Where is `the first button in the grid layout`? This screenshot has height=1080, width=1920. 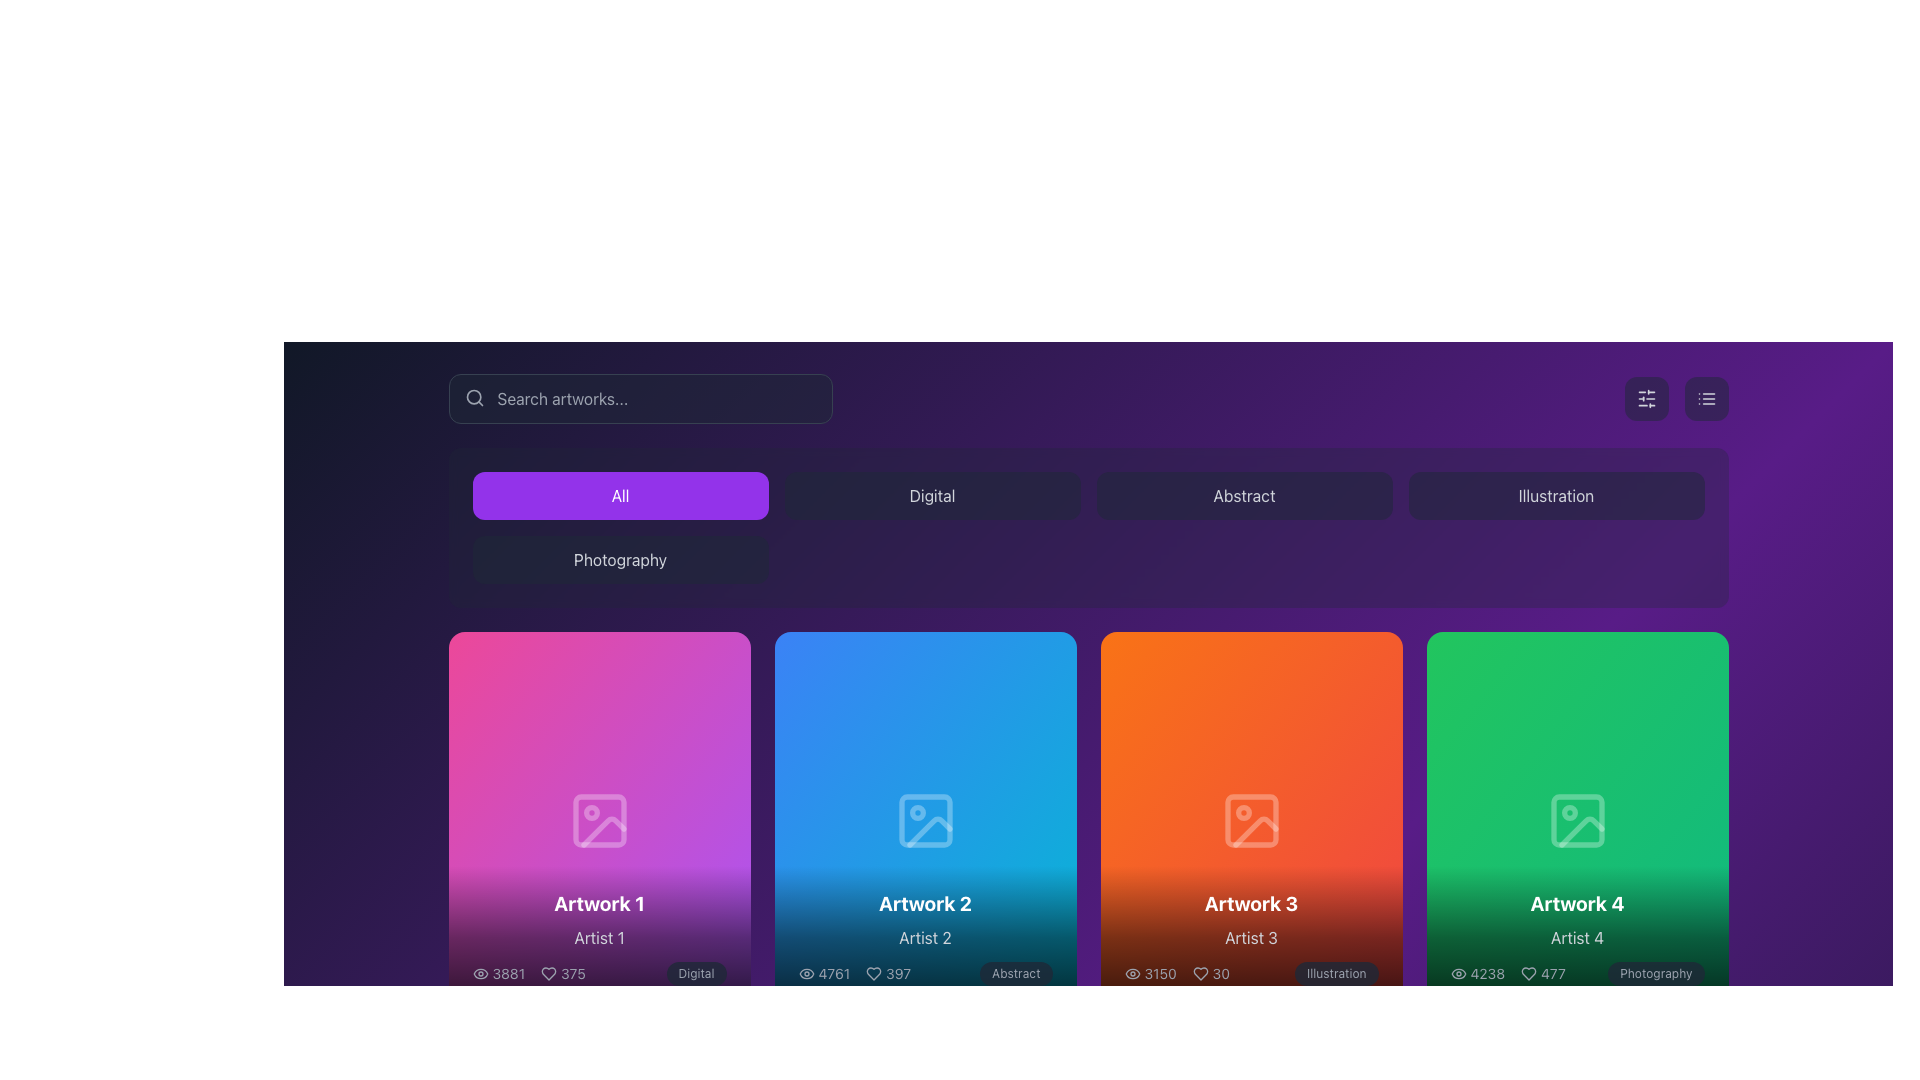
the first button in the grid layout is located at coordinates (619, 495).